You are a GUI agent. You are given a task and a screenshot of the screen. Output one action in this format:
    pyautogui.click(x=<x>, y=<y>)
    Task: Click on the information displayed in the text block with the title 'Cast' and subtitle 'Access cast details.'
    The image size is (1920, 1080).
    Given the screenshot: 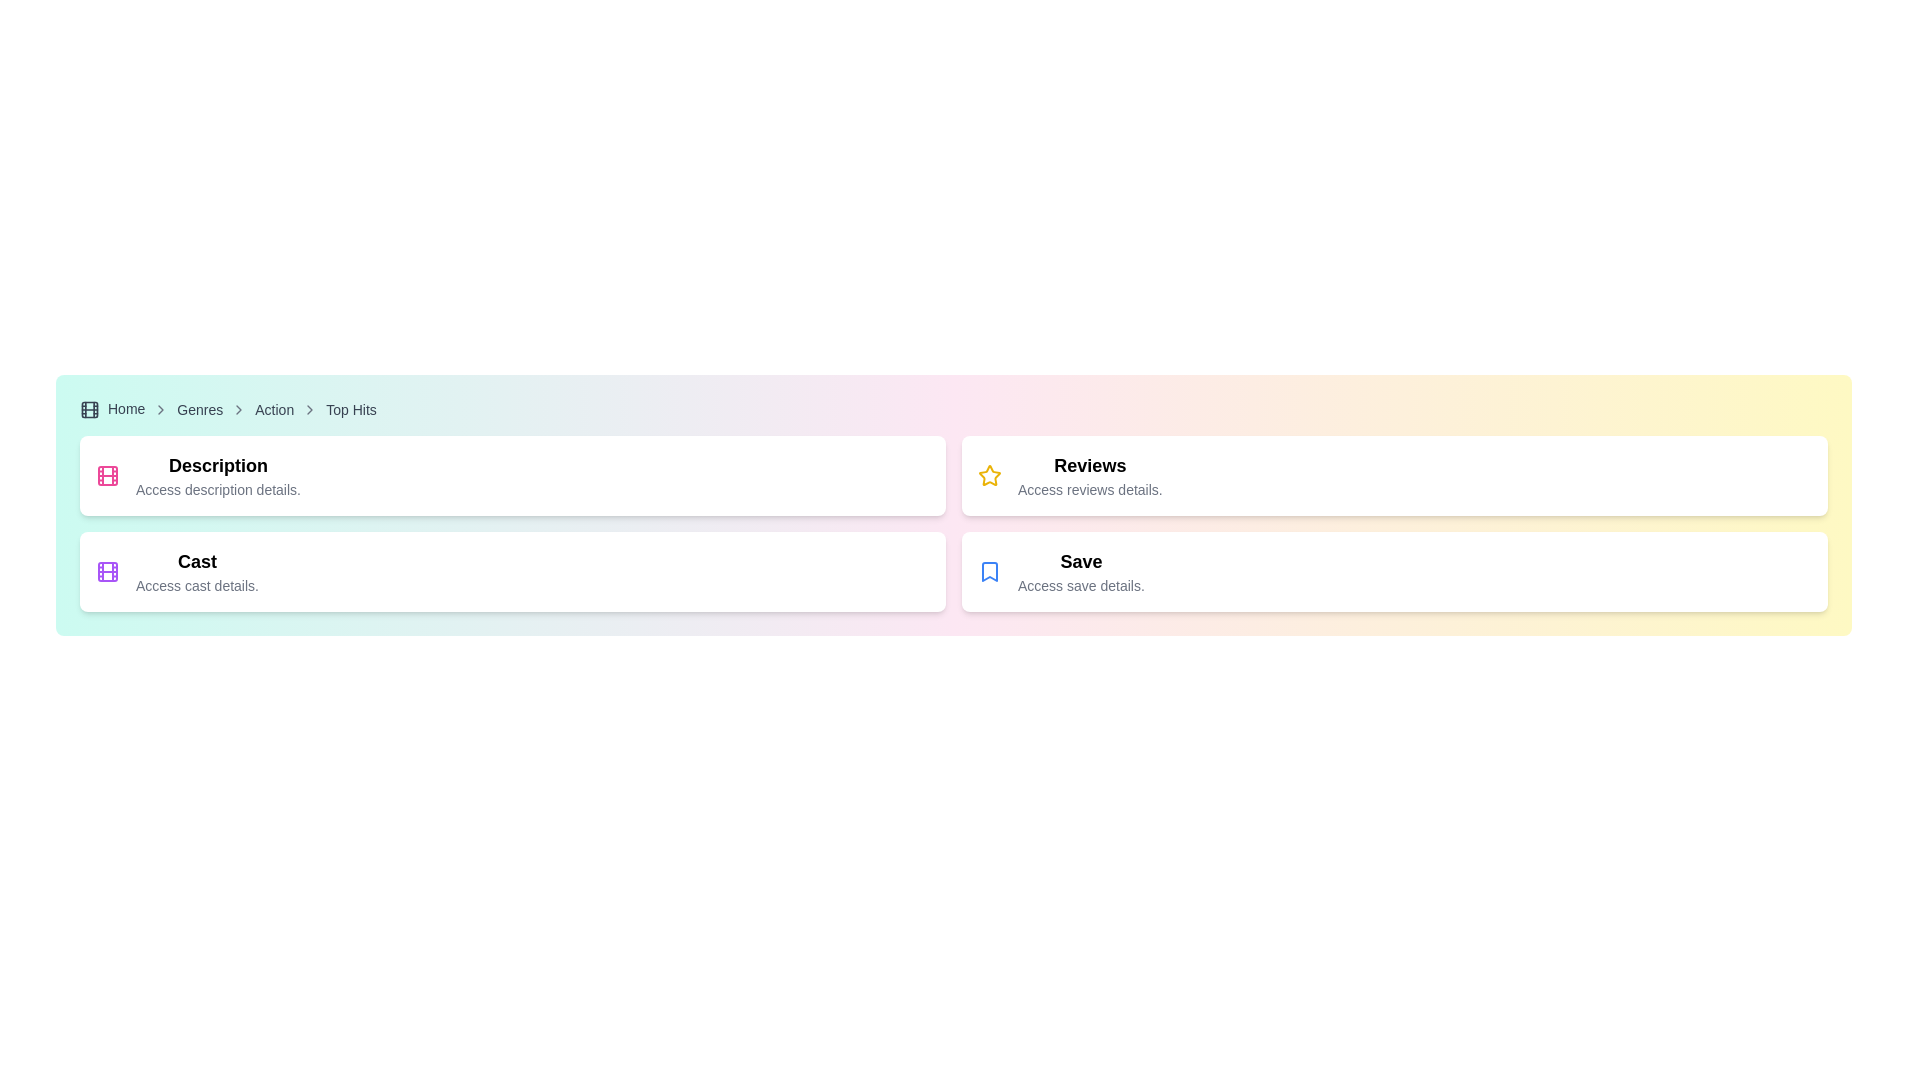 What is the action you would take?
    pyautogui.click(x=197, y=572)
    